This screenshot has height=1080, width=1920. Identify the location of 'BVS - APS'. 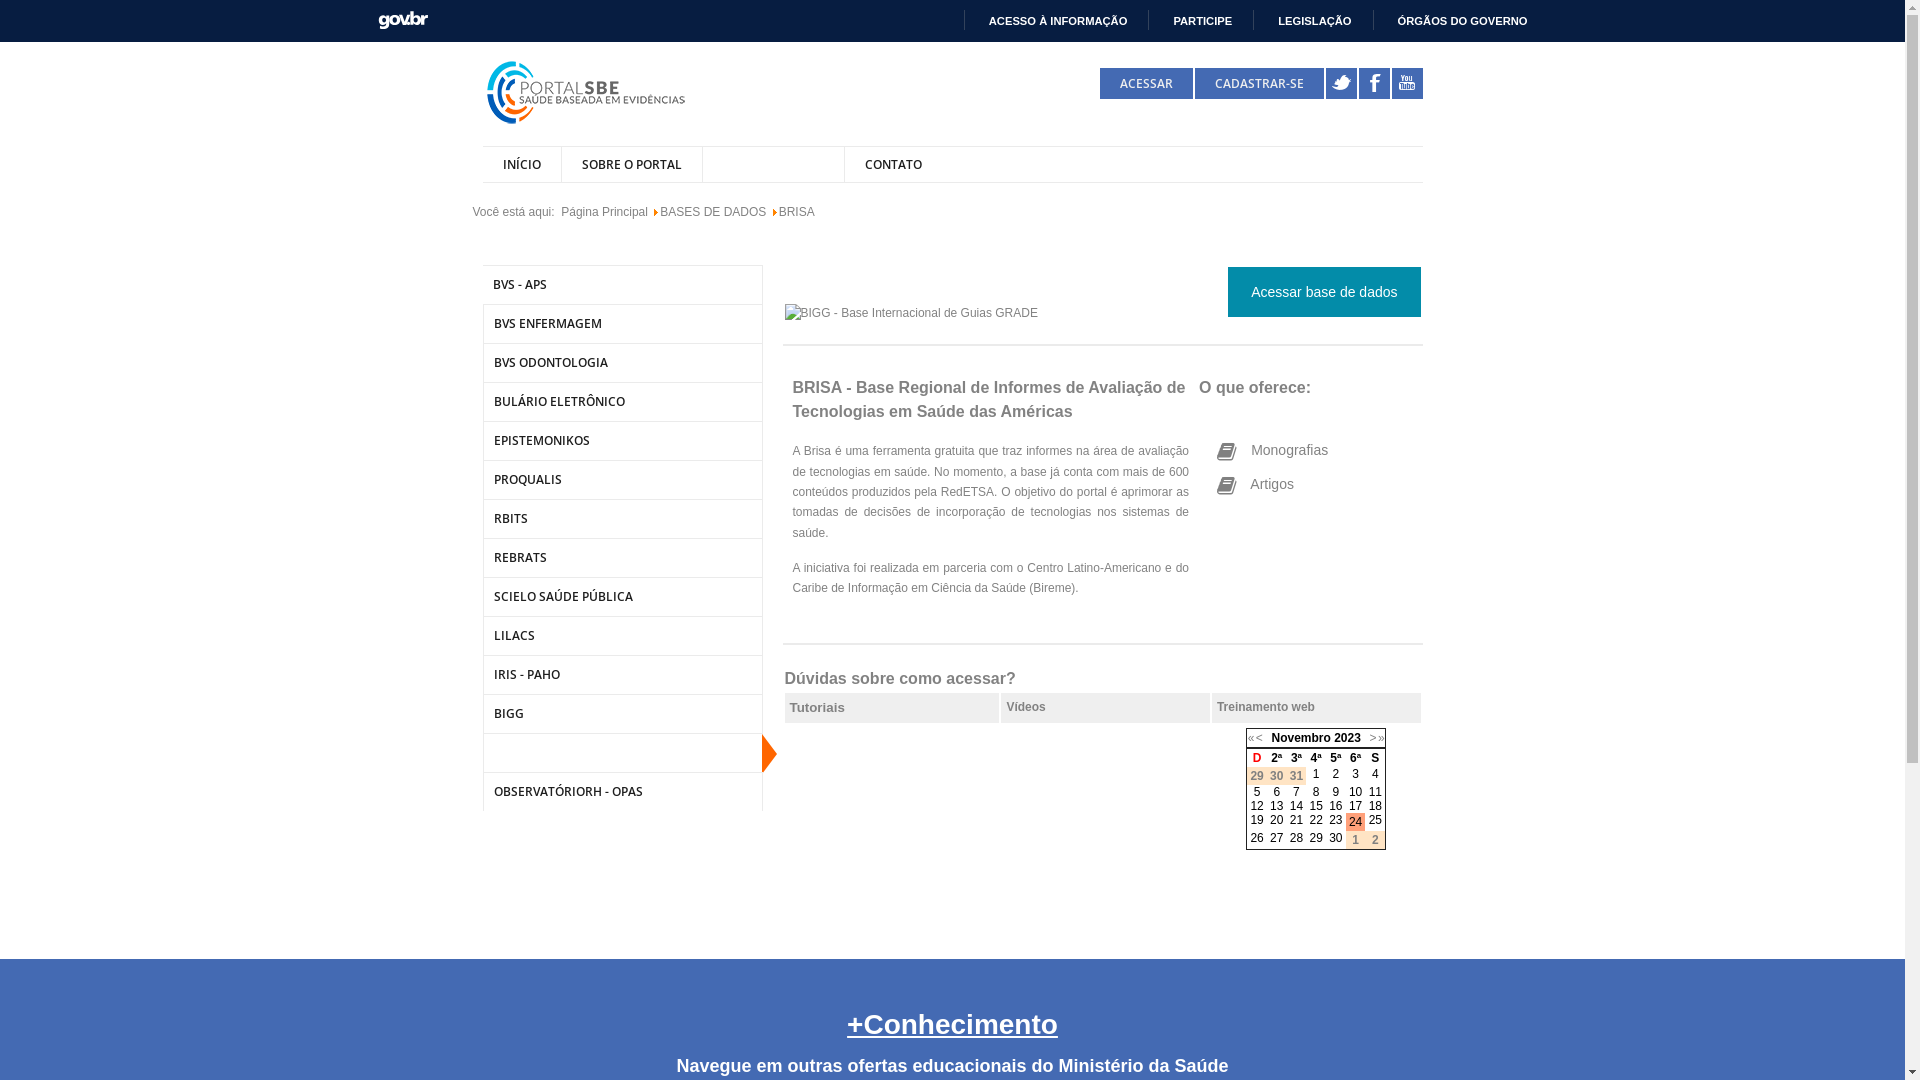
(621, 284).